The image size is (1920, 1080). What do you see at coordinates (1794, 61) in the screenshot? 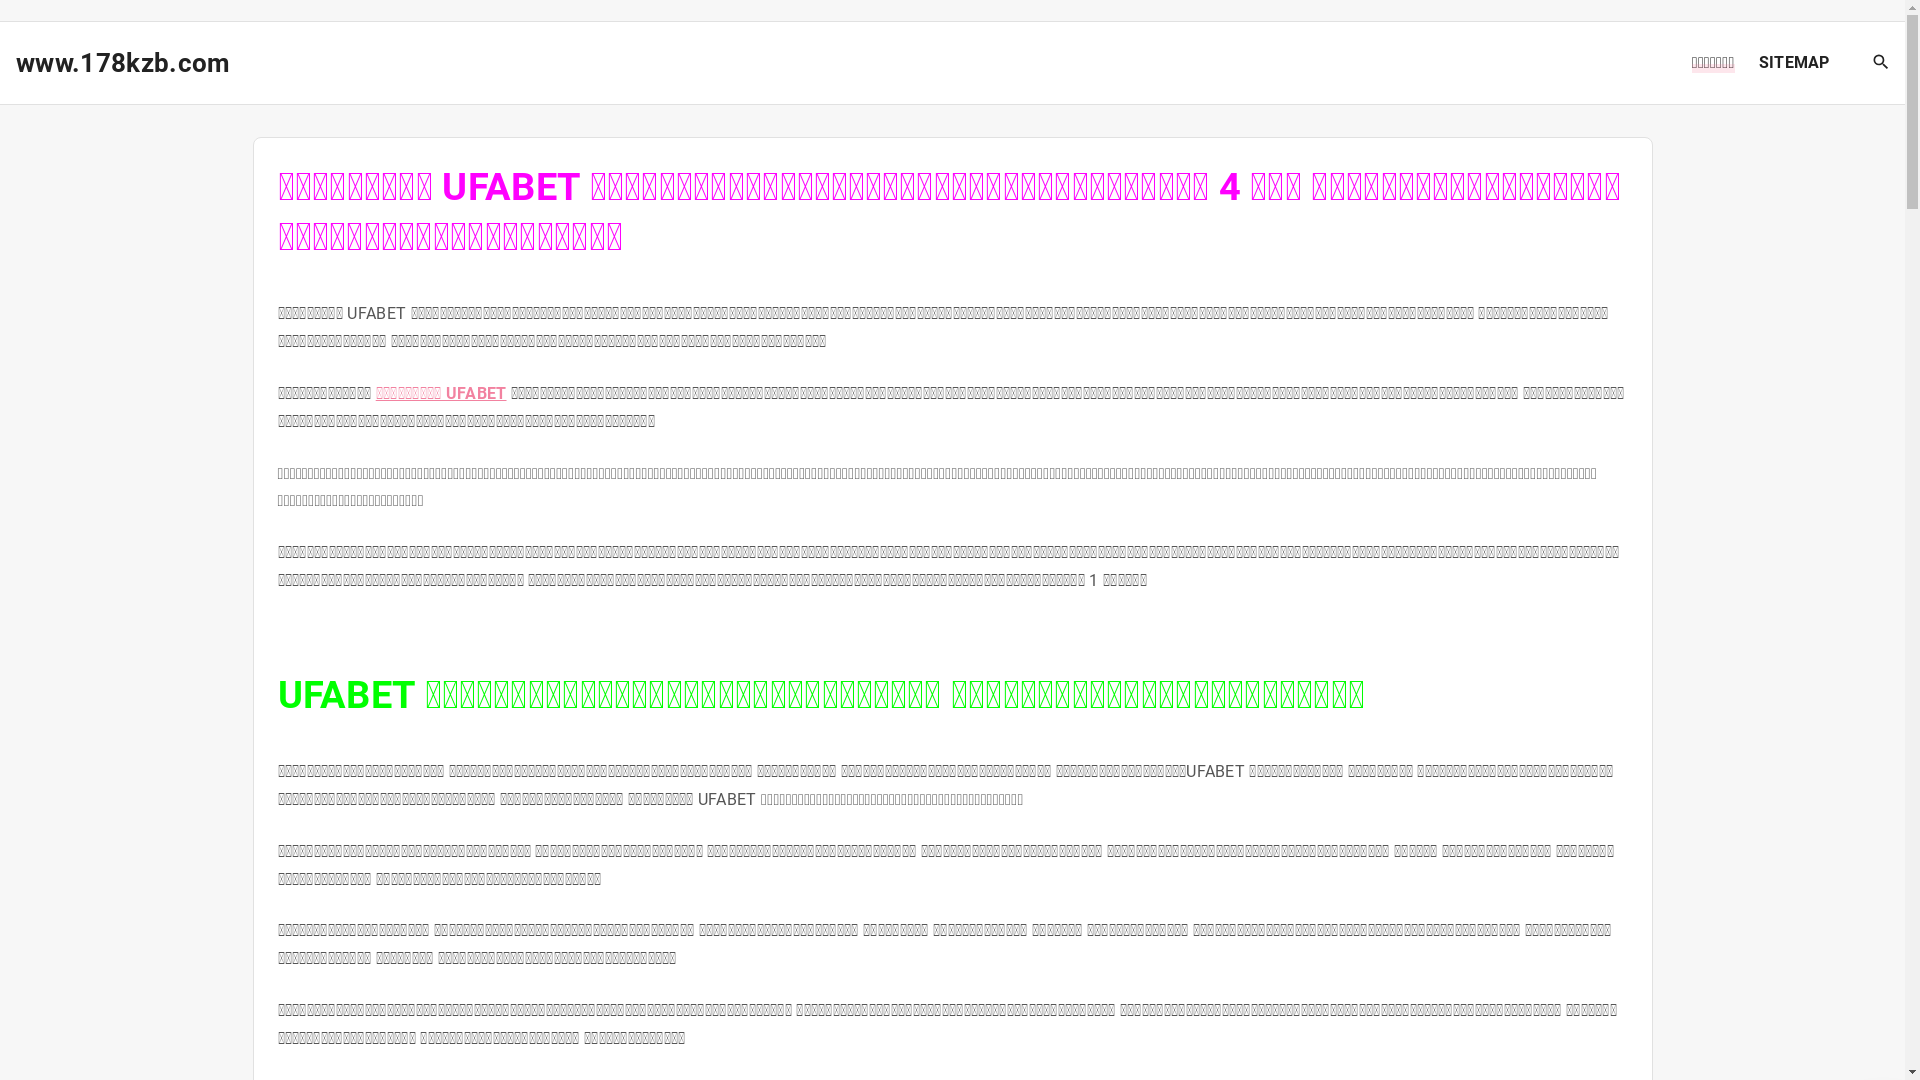
I see `'SITEMAP'` at bounding box center [1794, 61].